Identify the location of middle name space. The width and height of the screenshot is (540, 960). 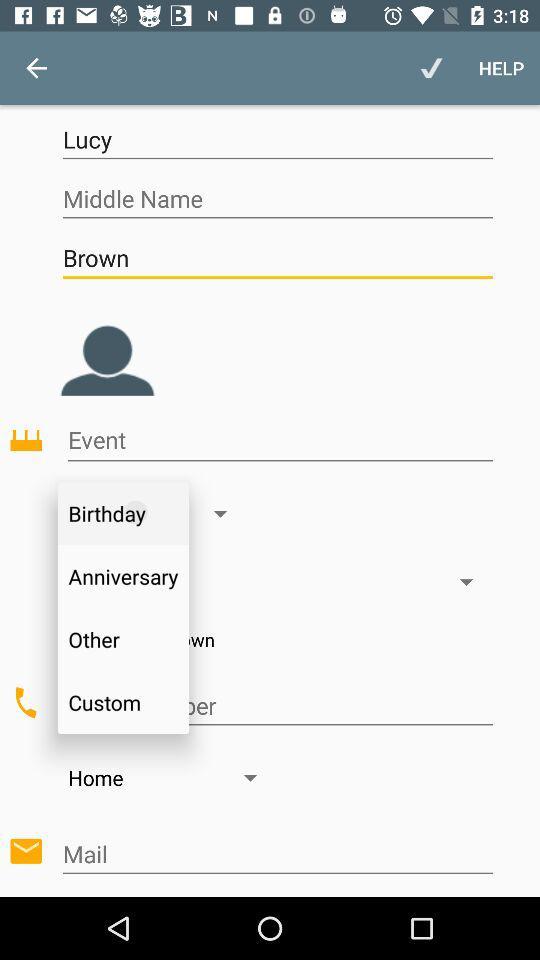
(276, 199).